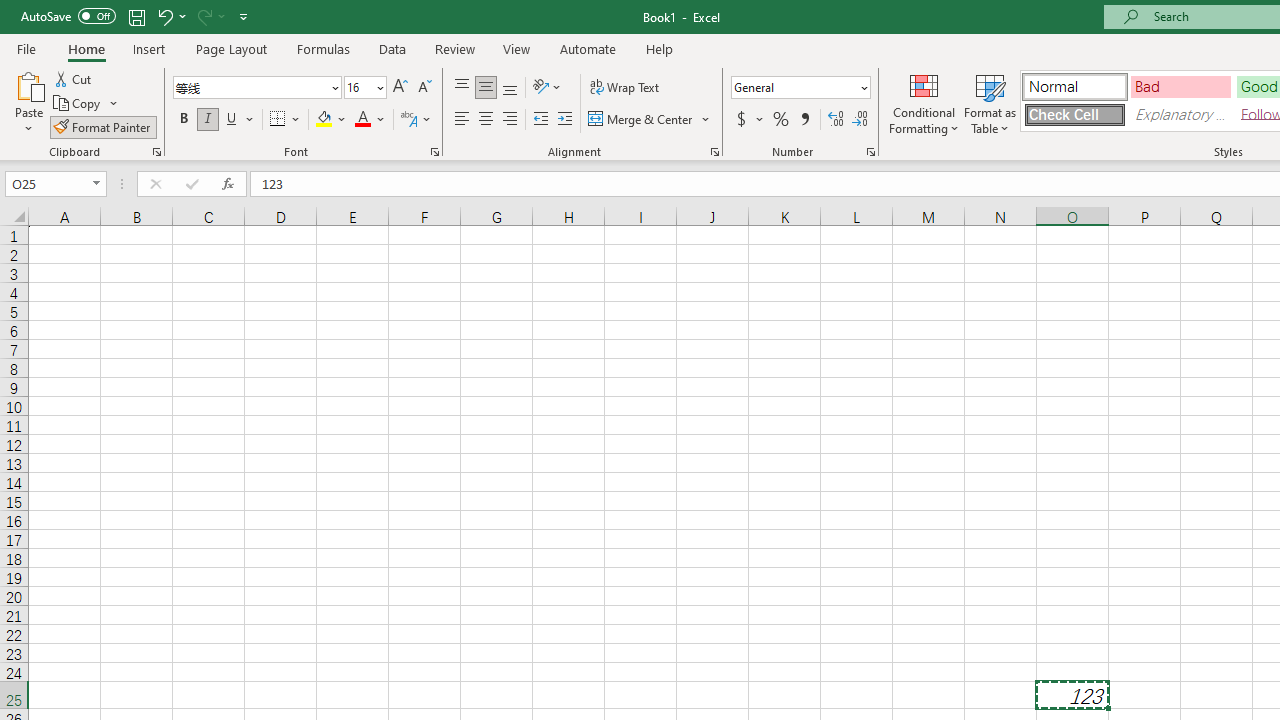 This screenshot has height=720, width=1280. I want to click on 'Automate', so click(587, 48).